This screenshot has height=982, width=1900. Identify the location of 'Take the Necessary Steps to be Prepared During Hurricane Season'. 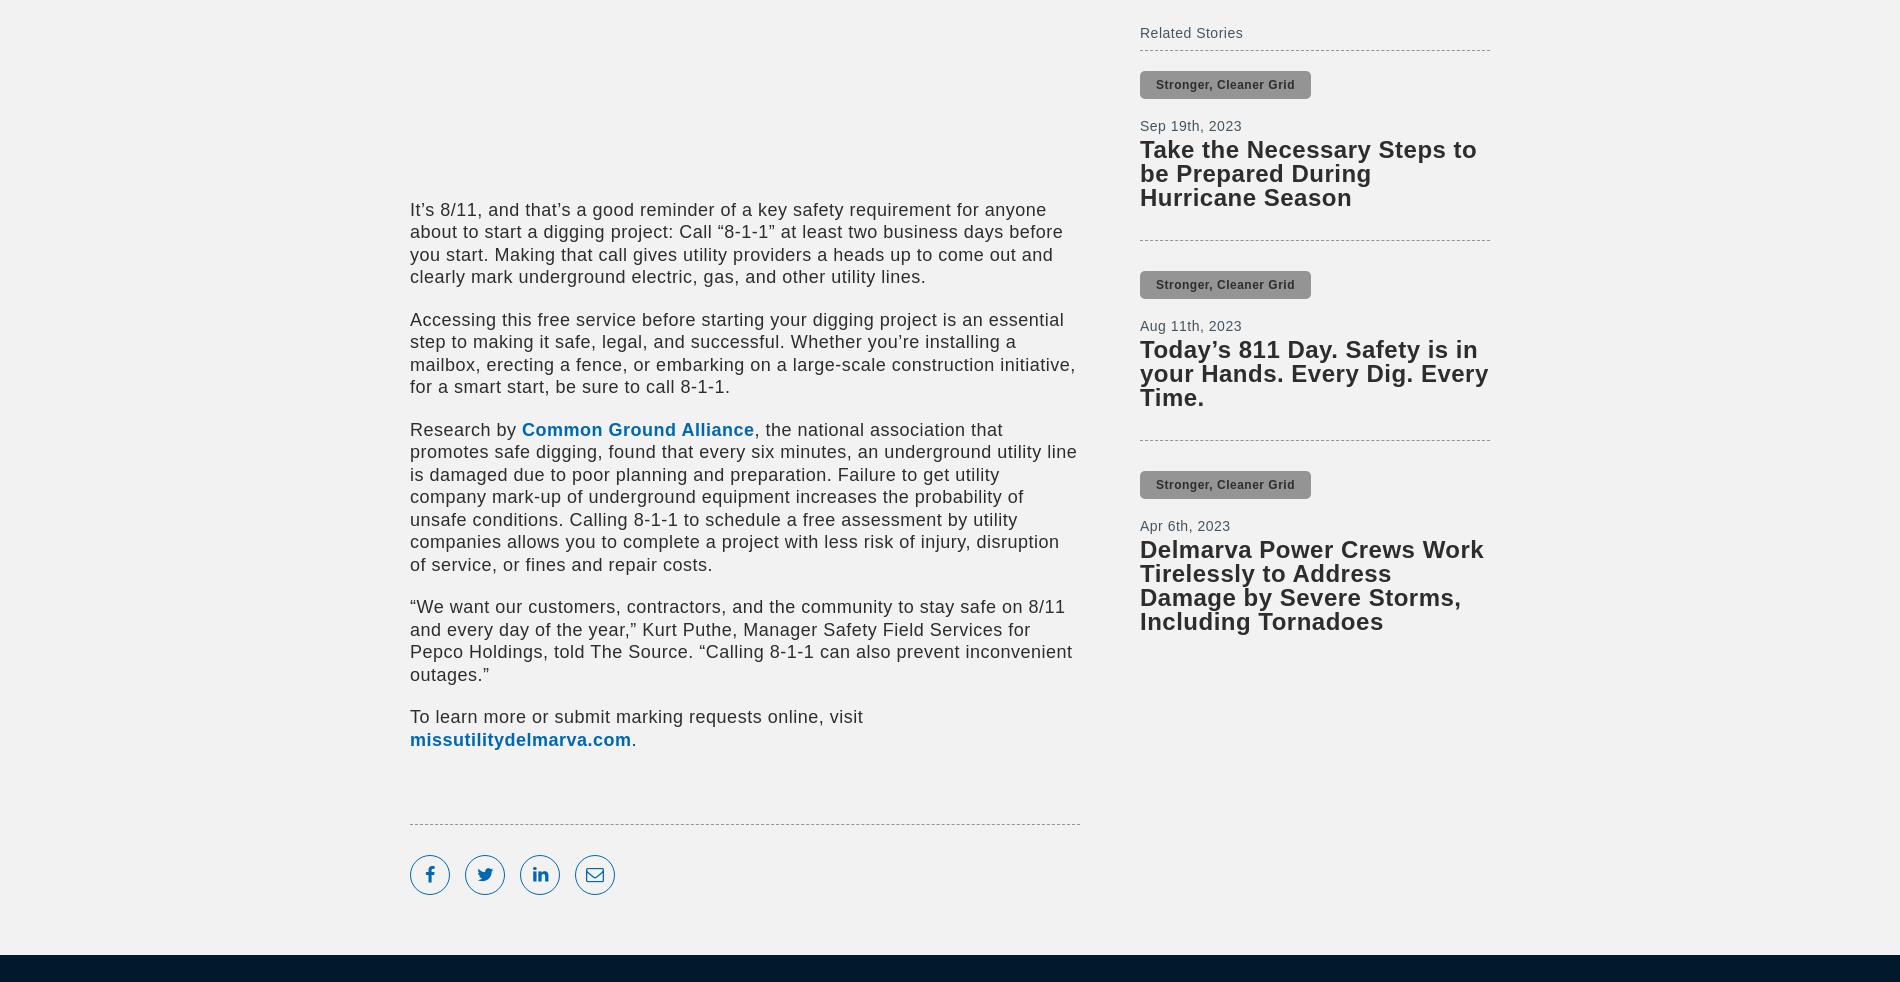
(1307, 171).